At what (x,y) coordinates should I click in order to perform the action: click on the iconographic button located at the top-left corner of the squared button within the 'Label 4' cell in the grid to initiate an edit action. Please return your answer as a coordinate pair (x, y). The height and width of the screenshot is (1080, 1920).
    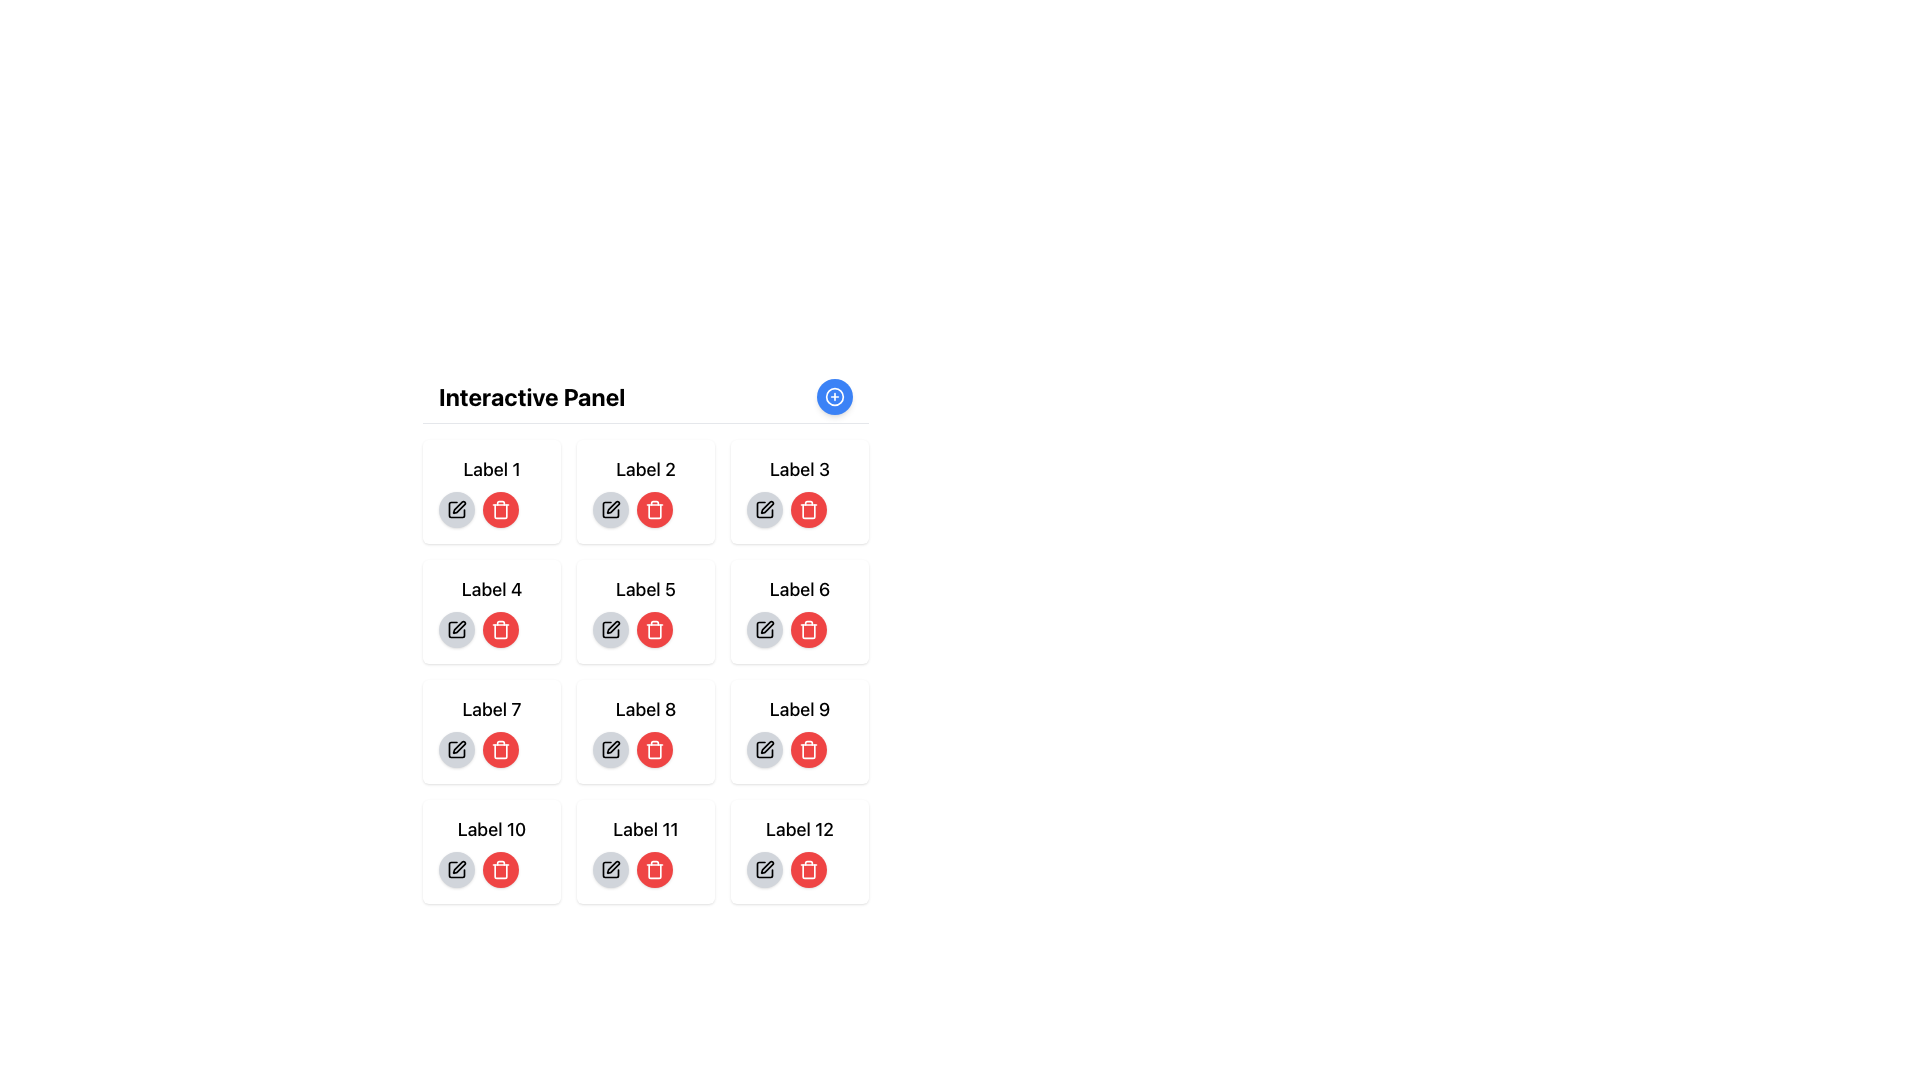
    Looking at the image, I should click on (458, 626).